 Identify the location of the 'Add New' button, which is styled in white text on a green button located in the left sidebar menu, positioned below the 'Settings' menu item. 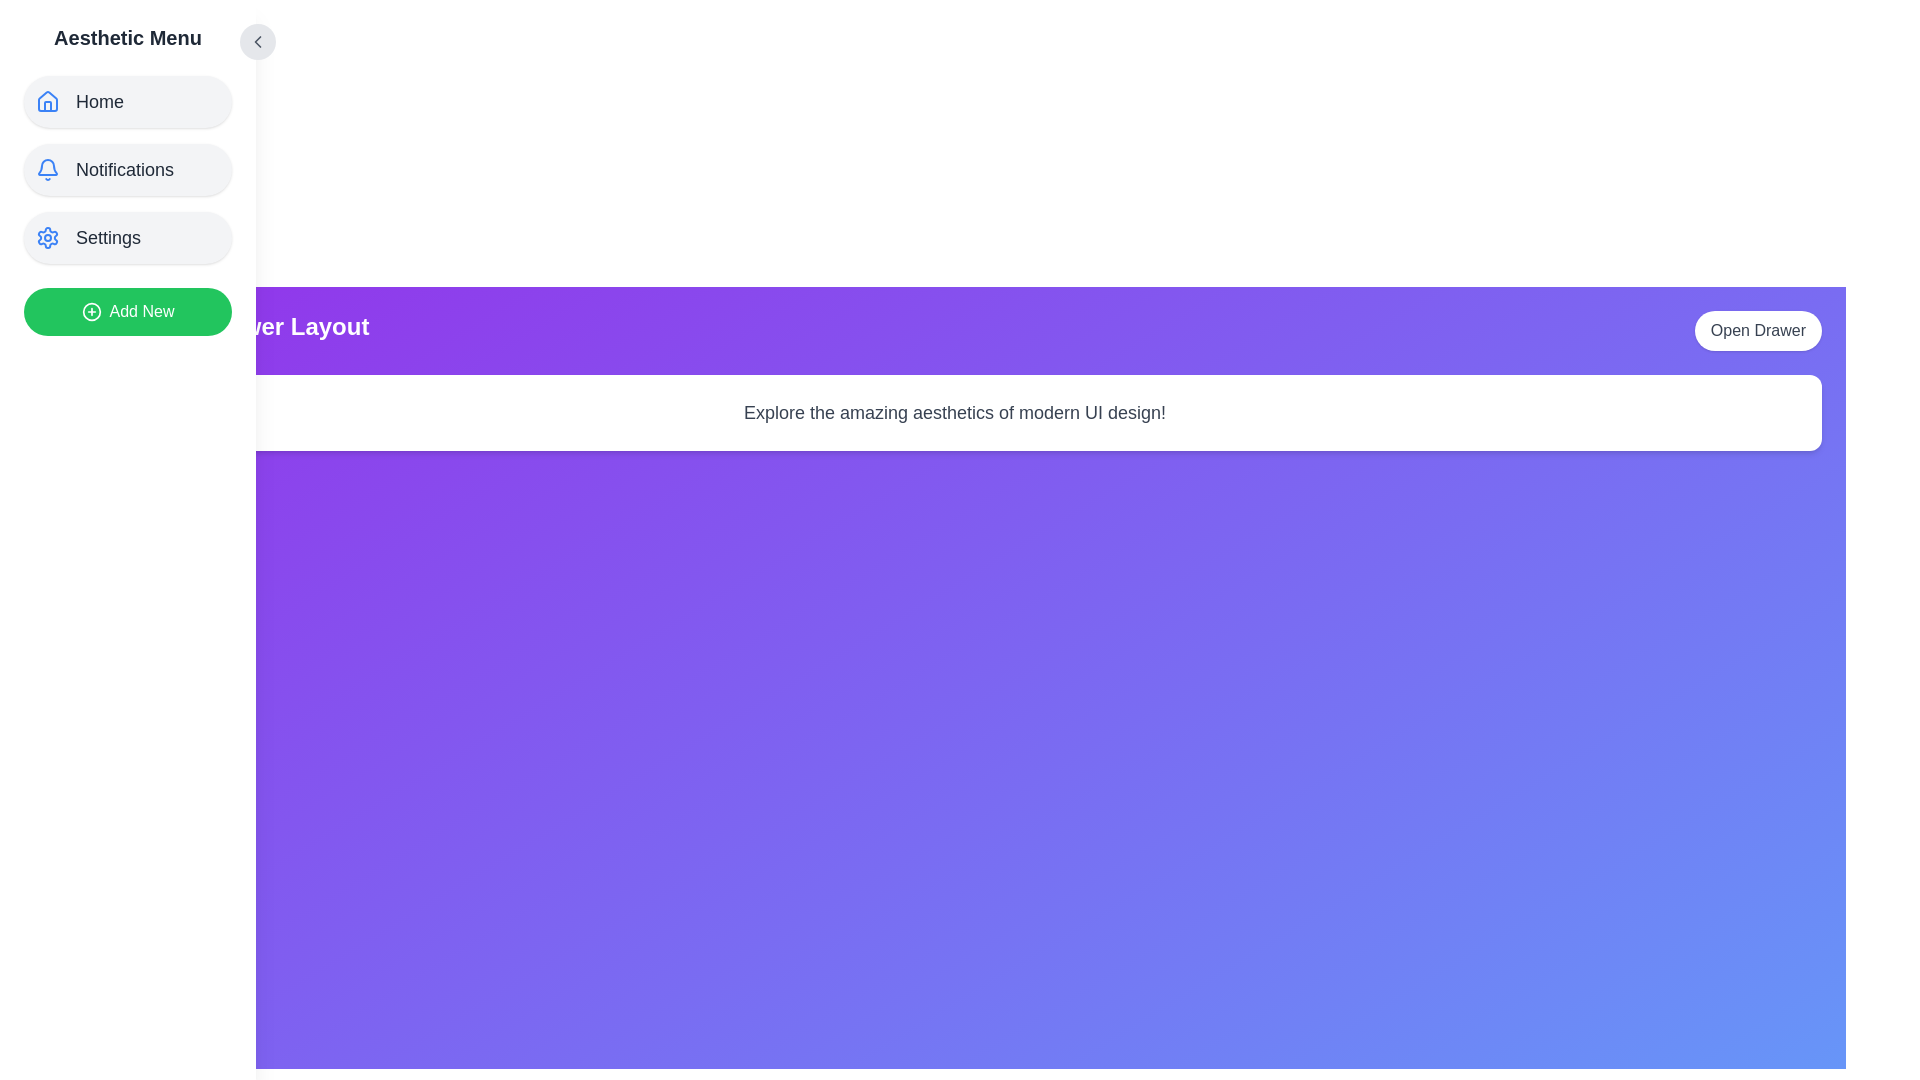
(141, 312).